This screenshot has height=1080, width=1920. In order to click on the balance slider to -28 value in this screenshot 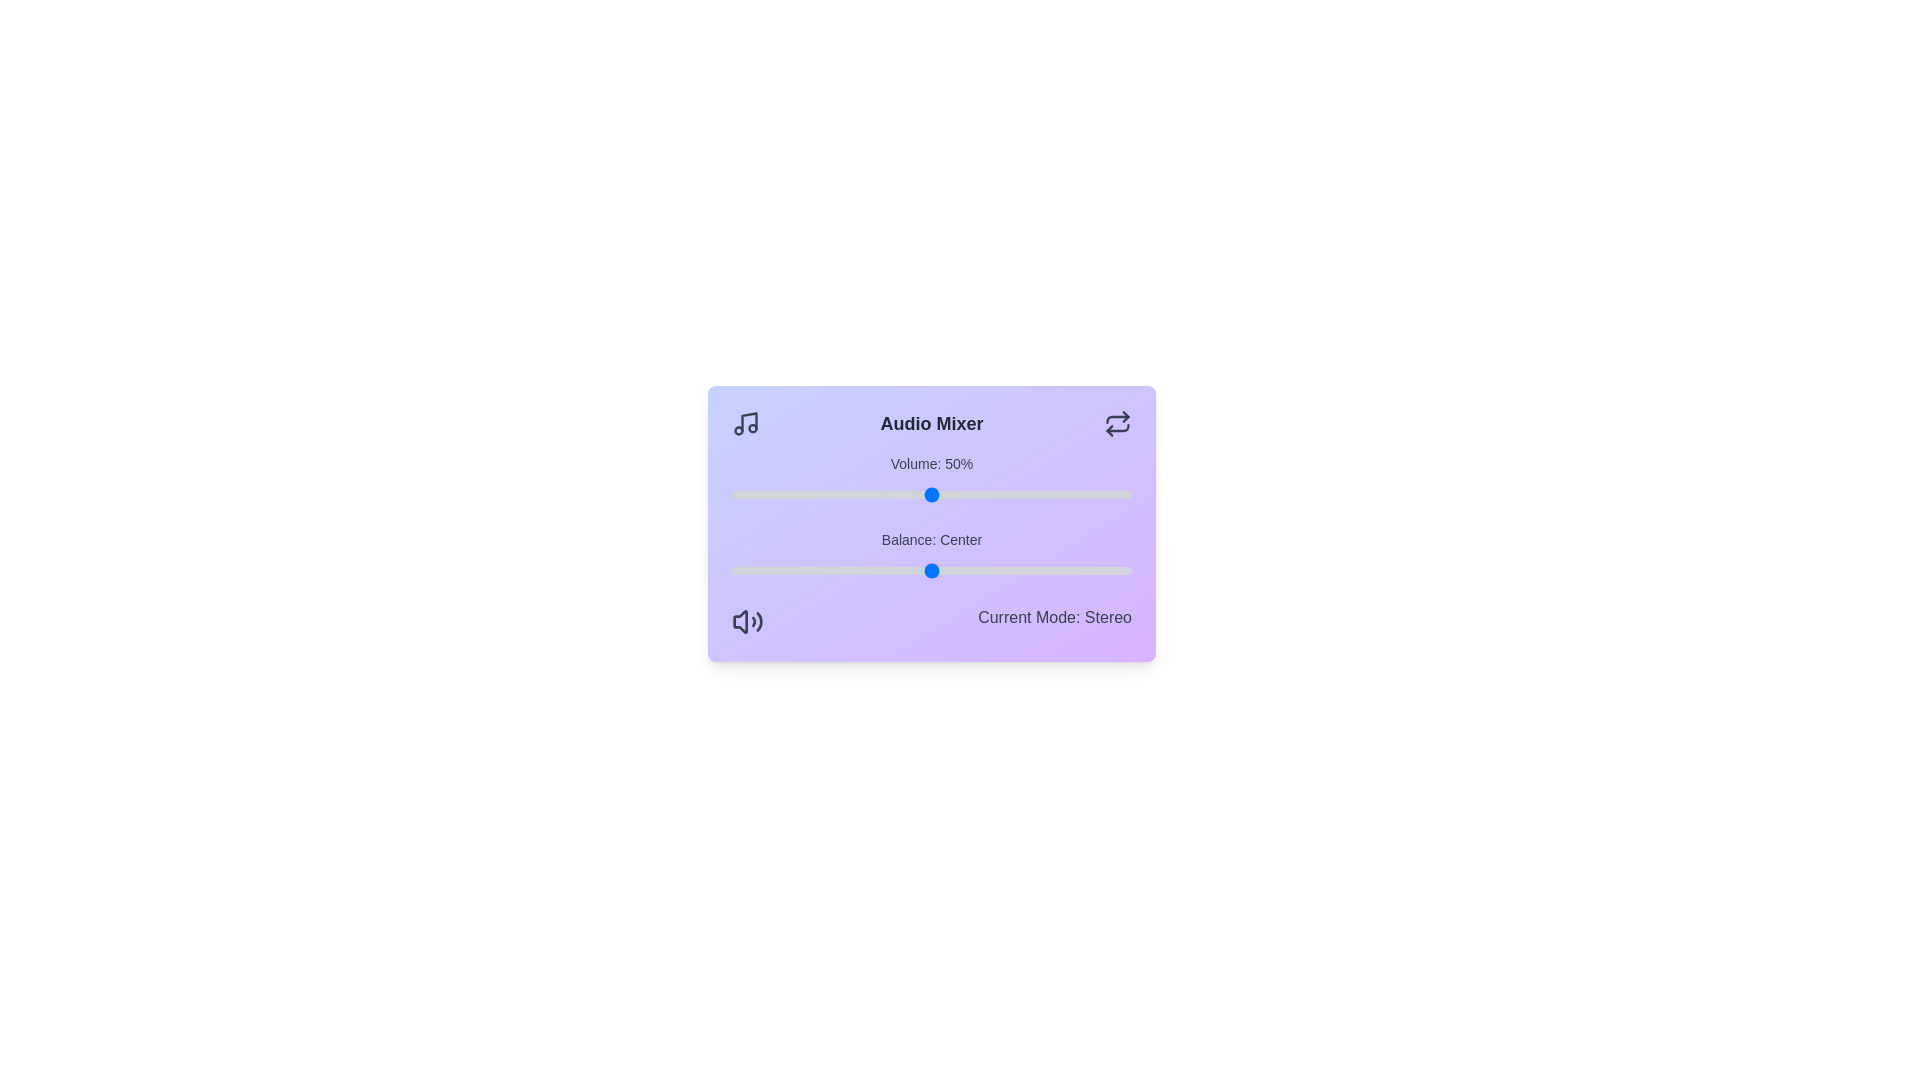, I will do `click(820, 570)`.